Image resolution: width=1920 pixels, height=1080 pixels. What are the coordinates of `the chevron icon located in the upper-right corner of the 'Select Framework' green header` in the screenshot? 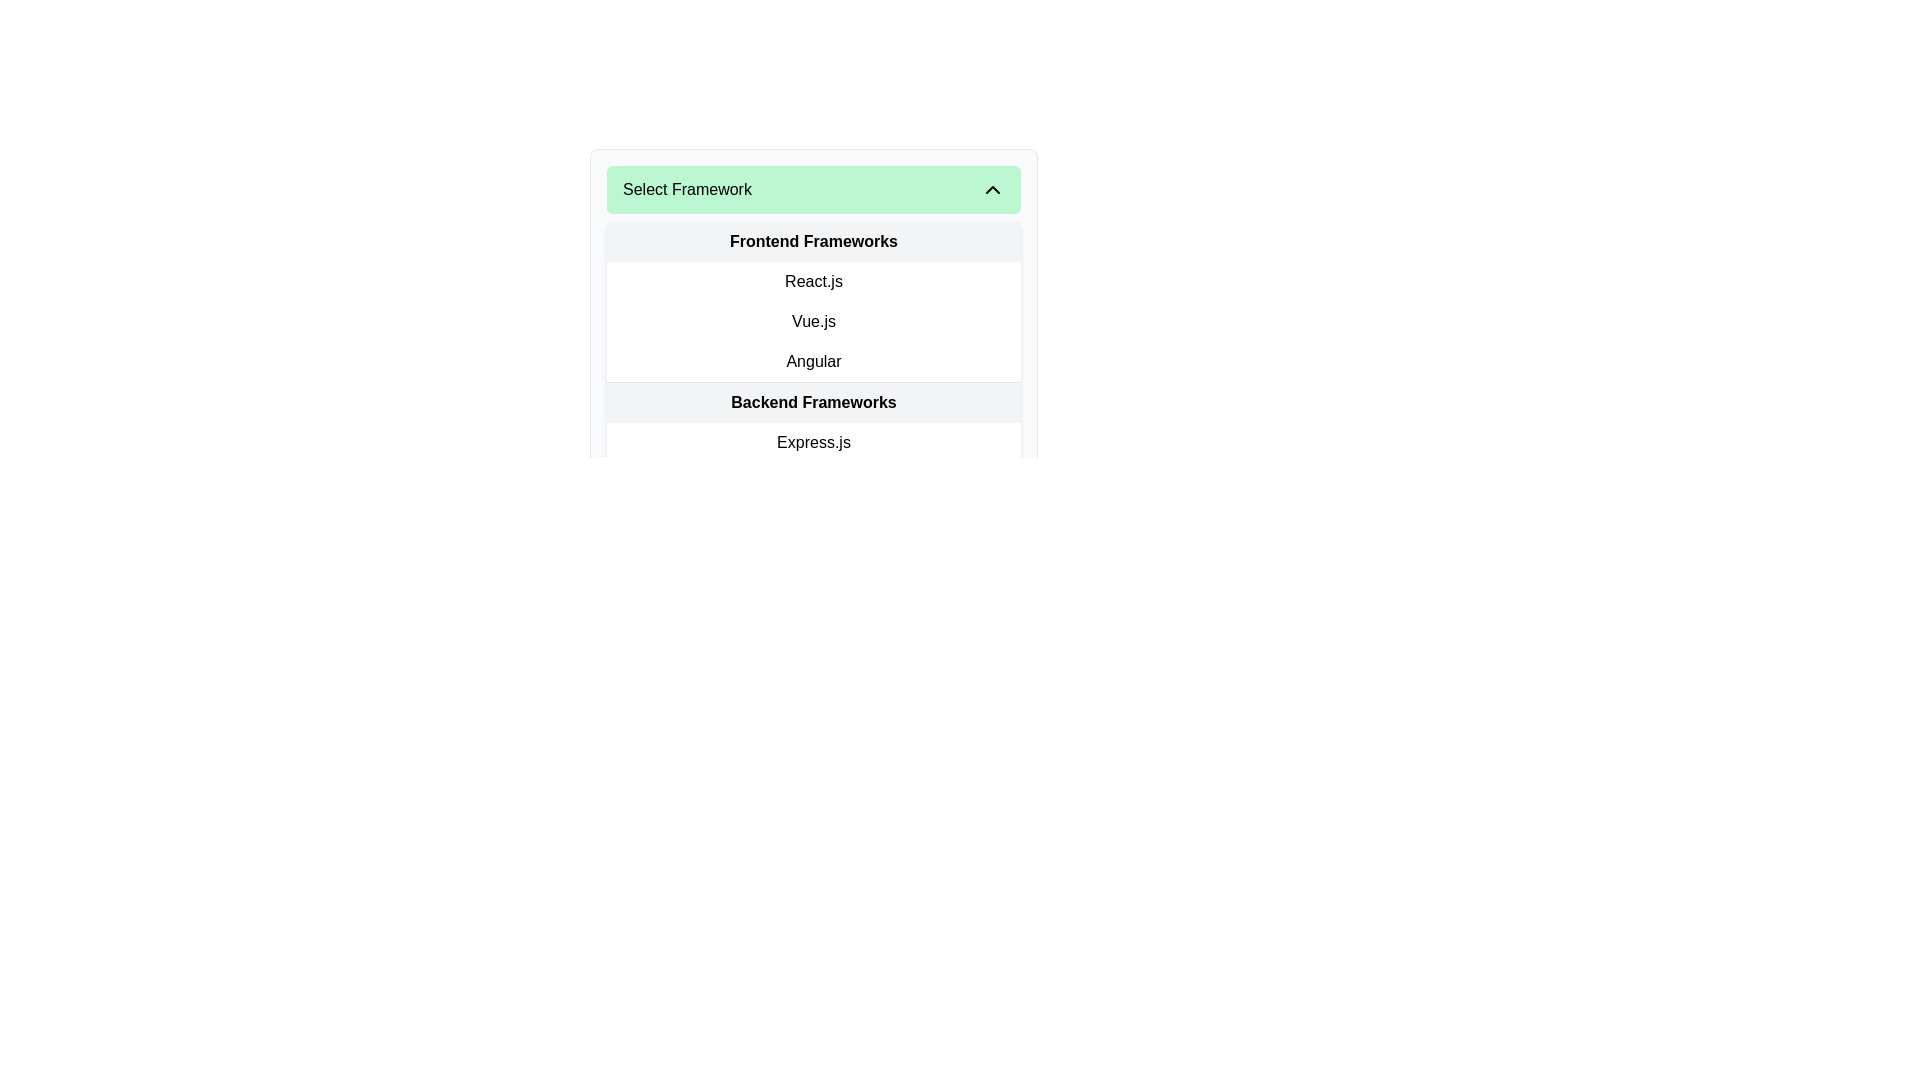 It's located at (993, 189).